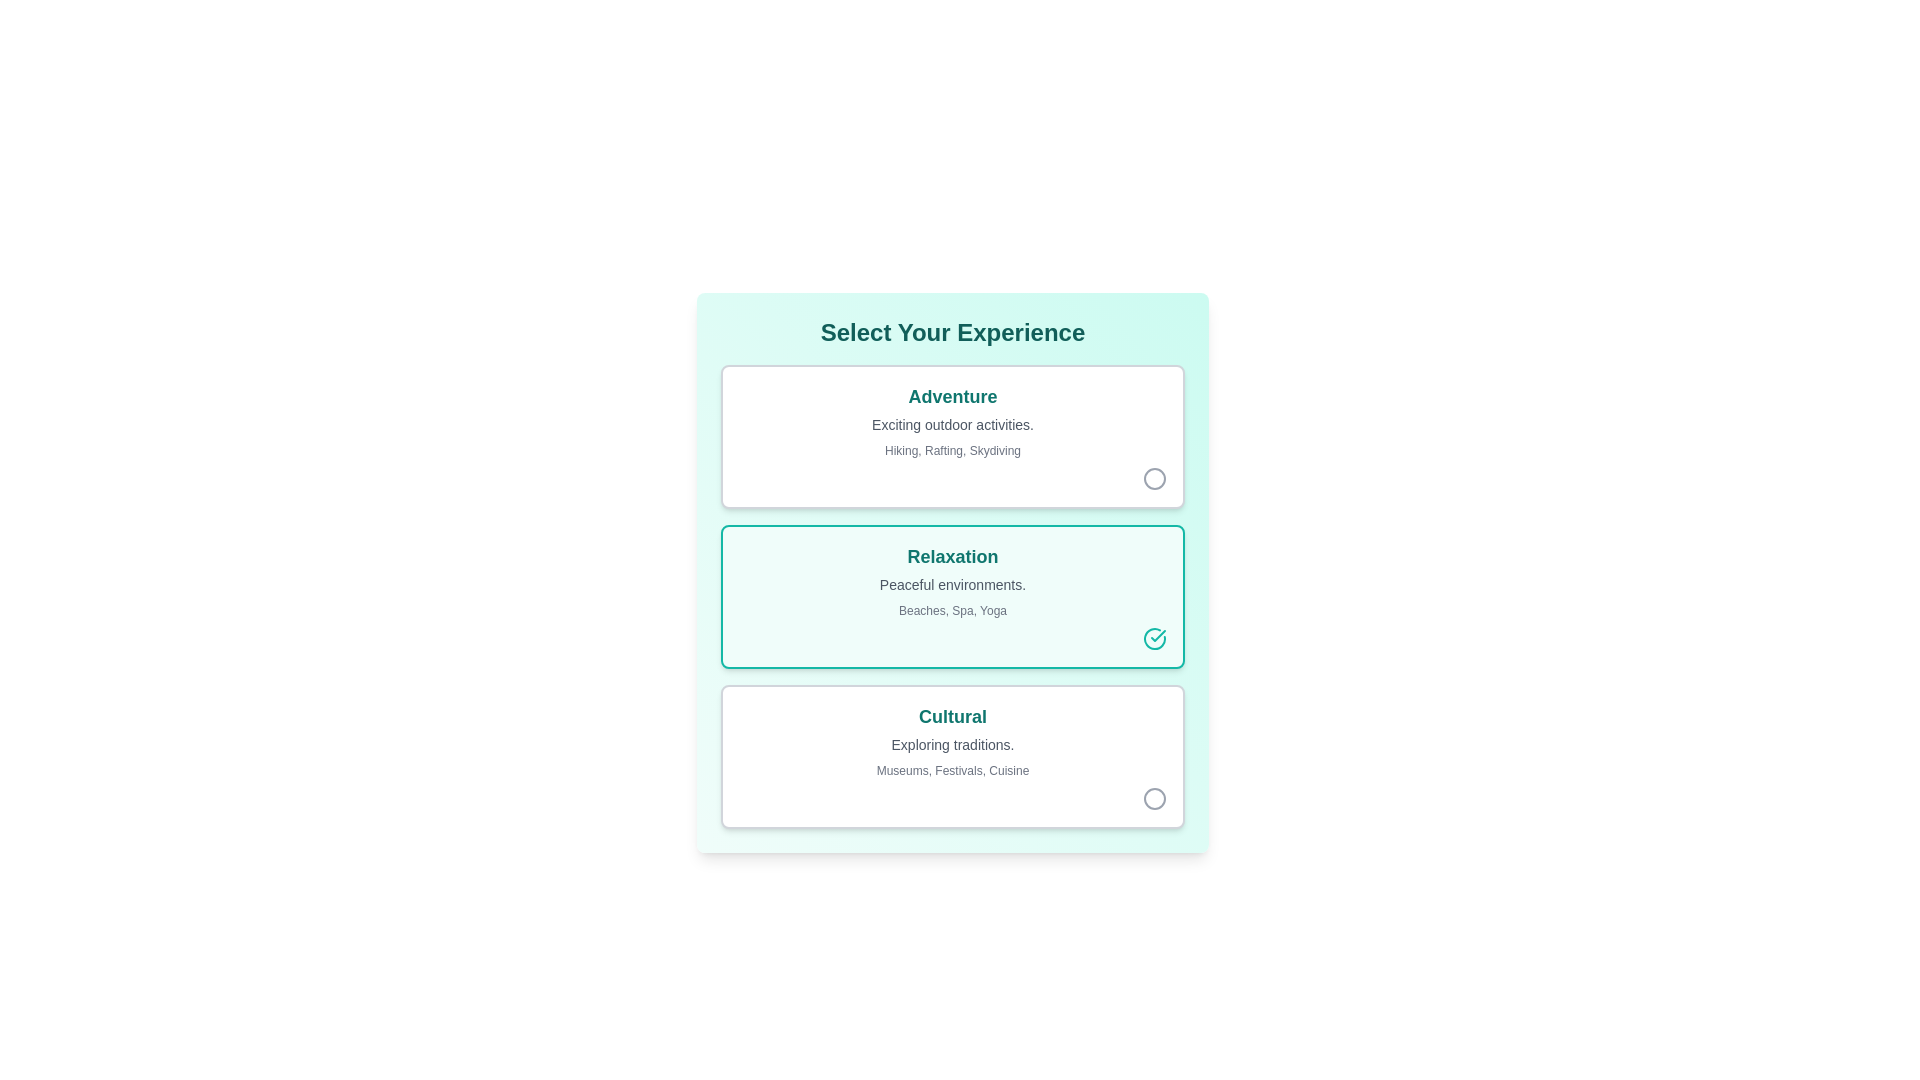  What do you see at coordinates (952, 716) in the screenshot?
I see `the text label 'Cultural', which serves as the title for the corresponding card located at the top of the third card in a vertically aligned set of cards` at bounding box center [952, 716].